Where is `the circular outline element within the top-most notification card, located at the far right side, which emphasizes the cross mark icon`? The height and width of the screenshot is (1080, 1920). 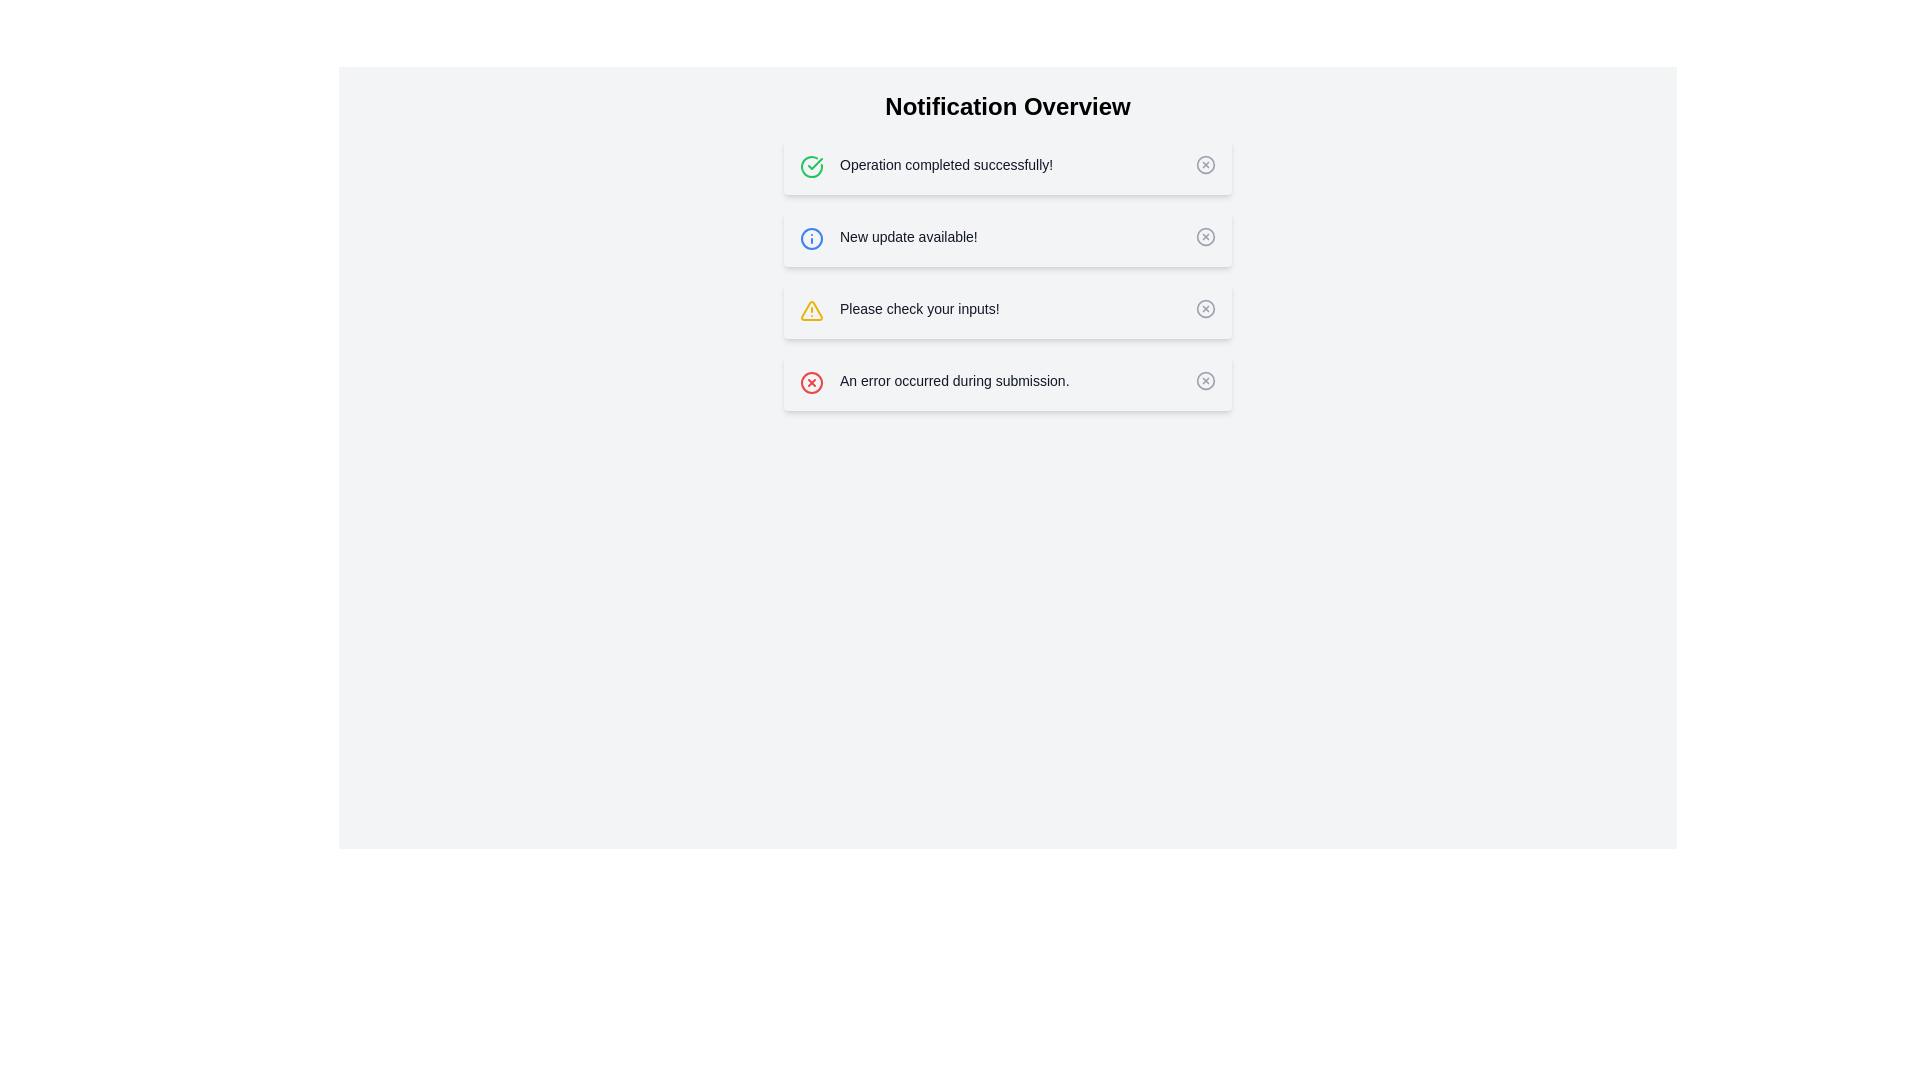 the circular outline element within the top-most notification card, located at the far right side, which emphasizes the cross mark icon is located at coordinates (1204, 164).